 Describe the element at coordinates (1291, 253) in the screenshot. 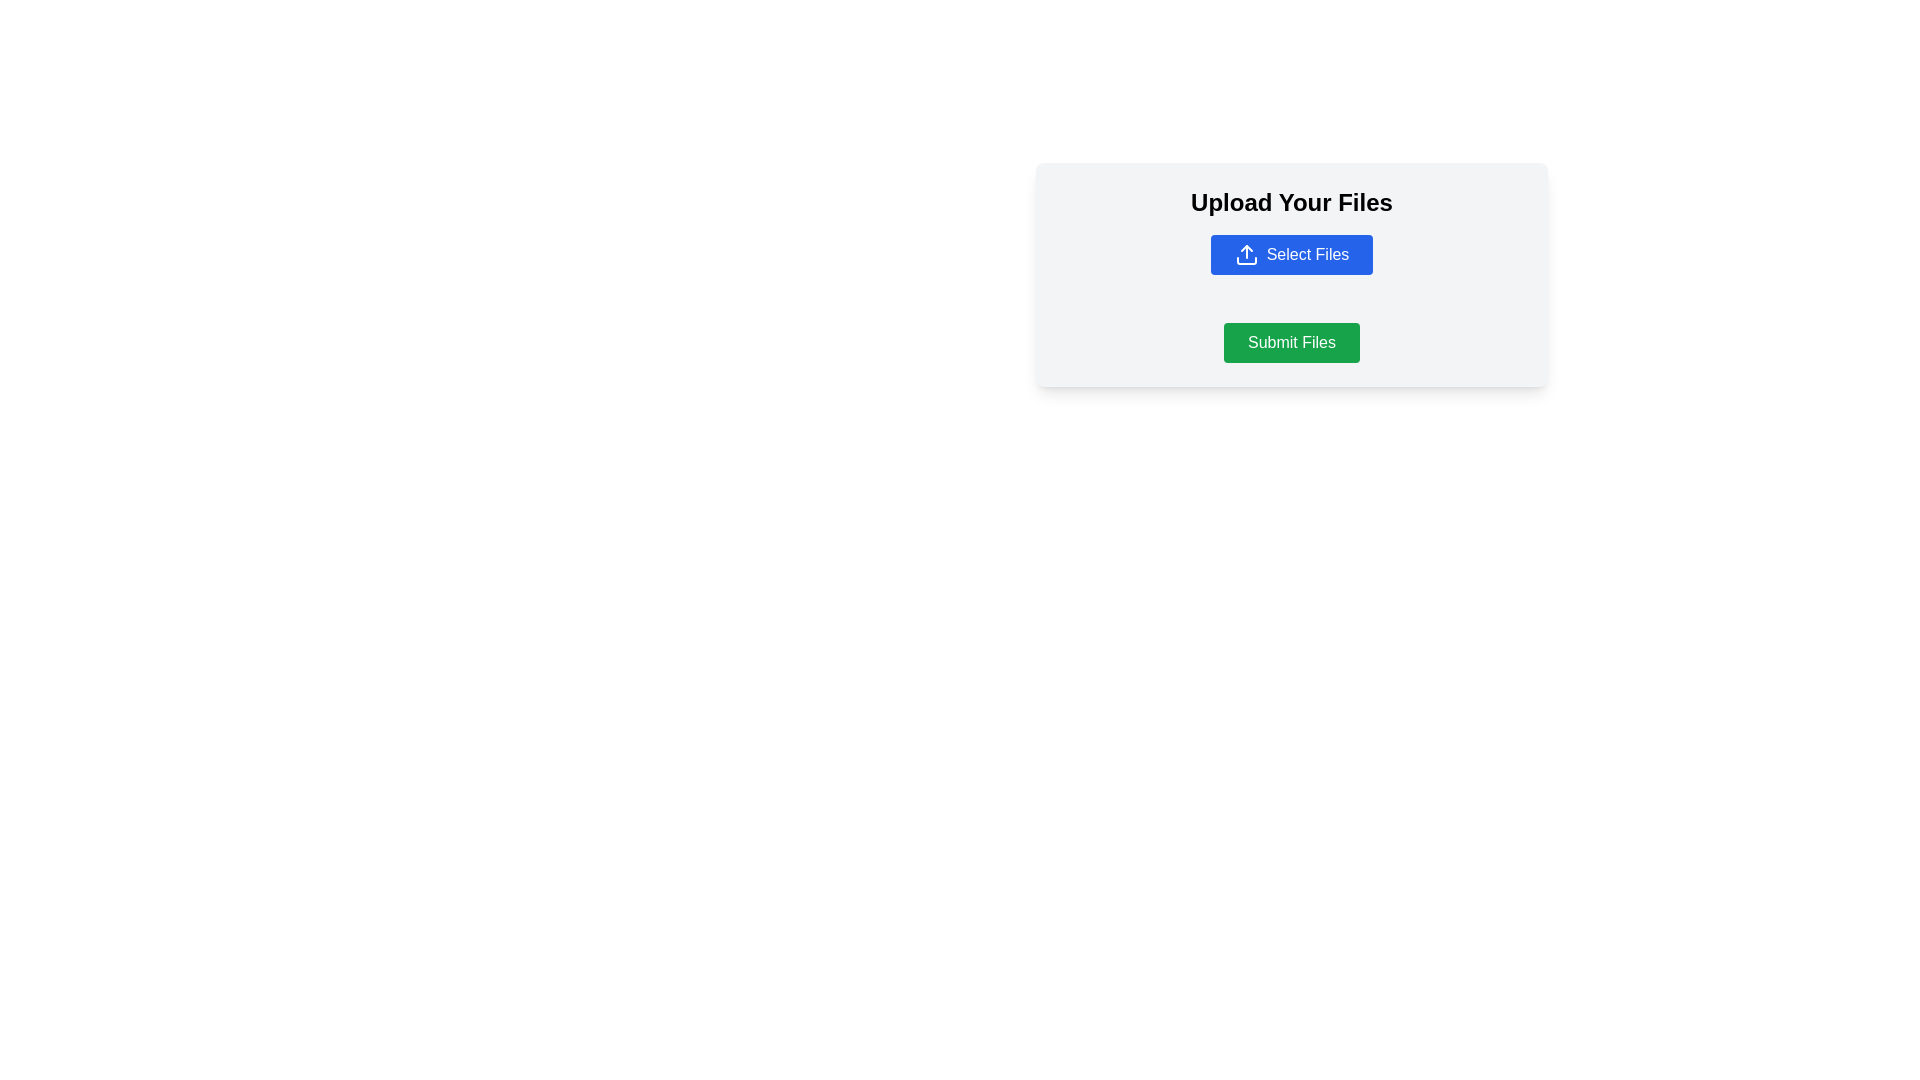

I see `the file selection button located below the 'Upload Your Files' heading and above the 'Submit Files' button` at that location.